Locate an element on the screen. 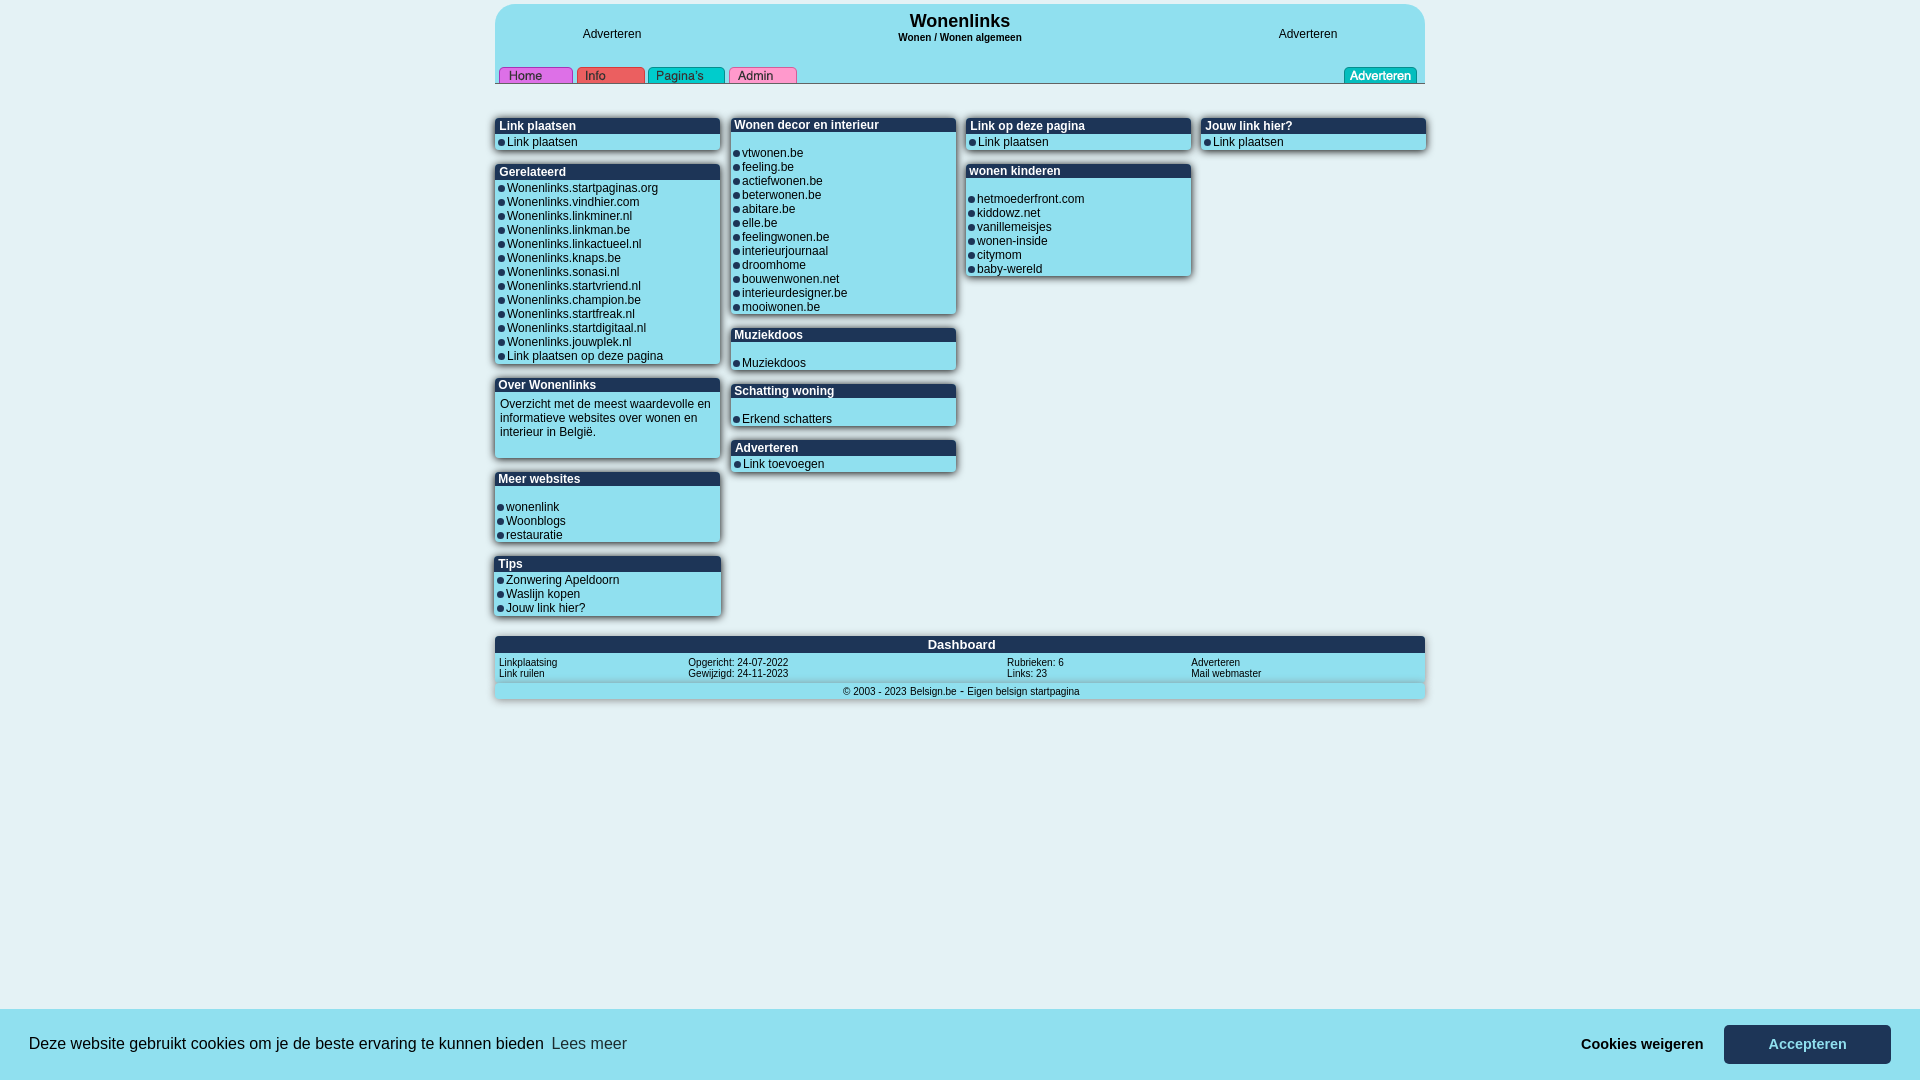 The image size is (1920, 1080). 'elle.be' is located at coordinates (758, 223).